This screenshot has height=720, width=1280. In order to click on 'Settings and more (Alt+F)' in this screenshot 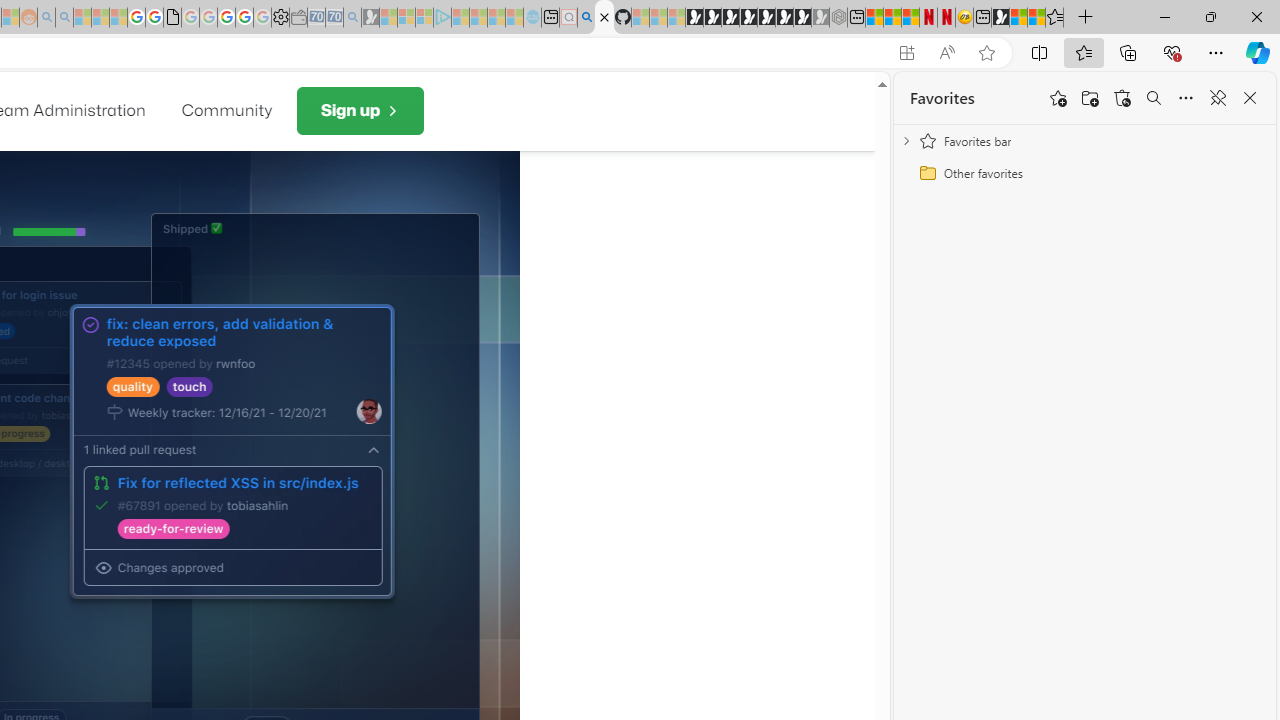, I will do `click(1215, 51)`.